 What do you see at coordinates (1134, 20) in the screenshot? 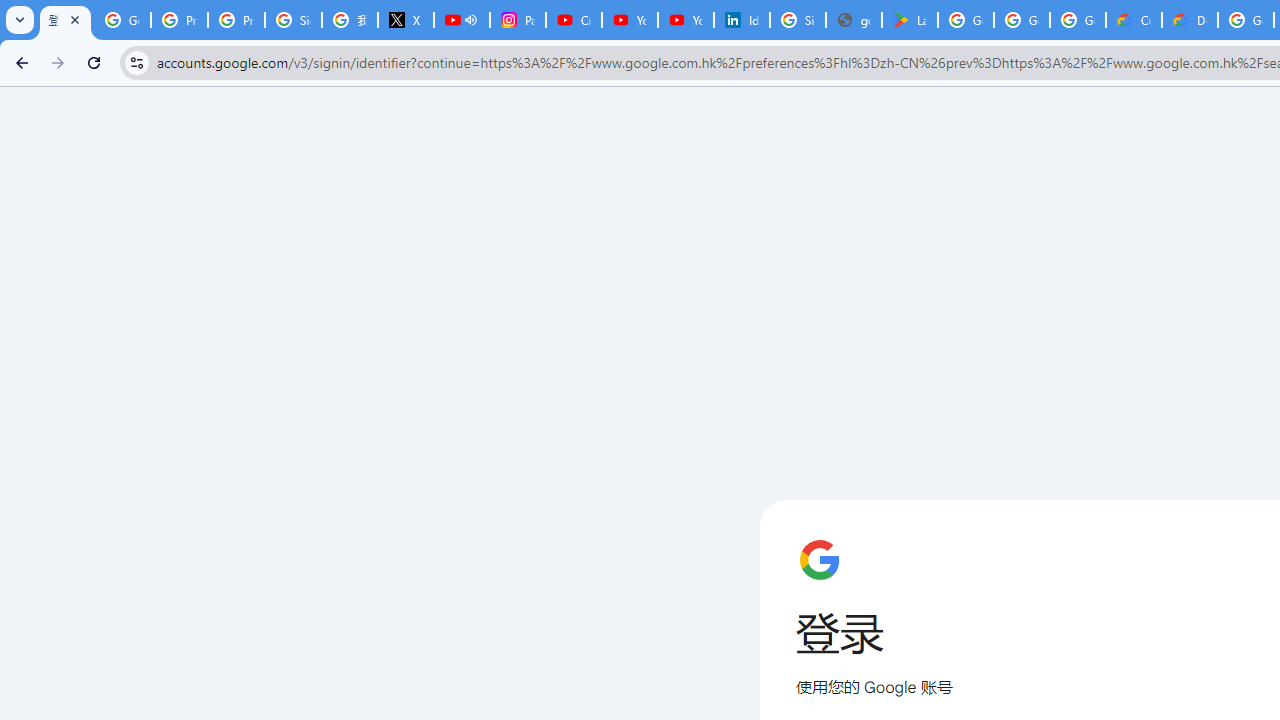
I see `'Customer Care | Google Cloud'` at bounding box center [1134, 20].